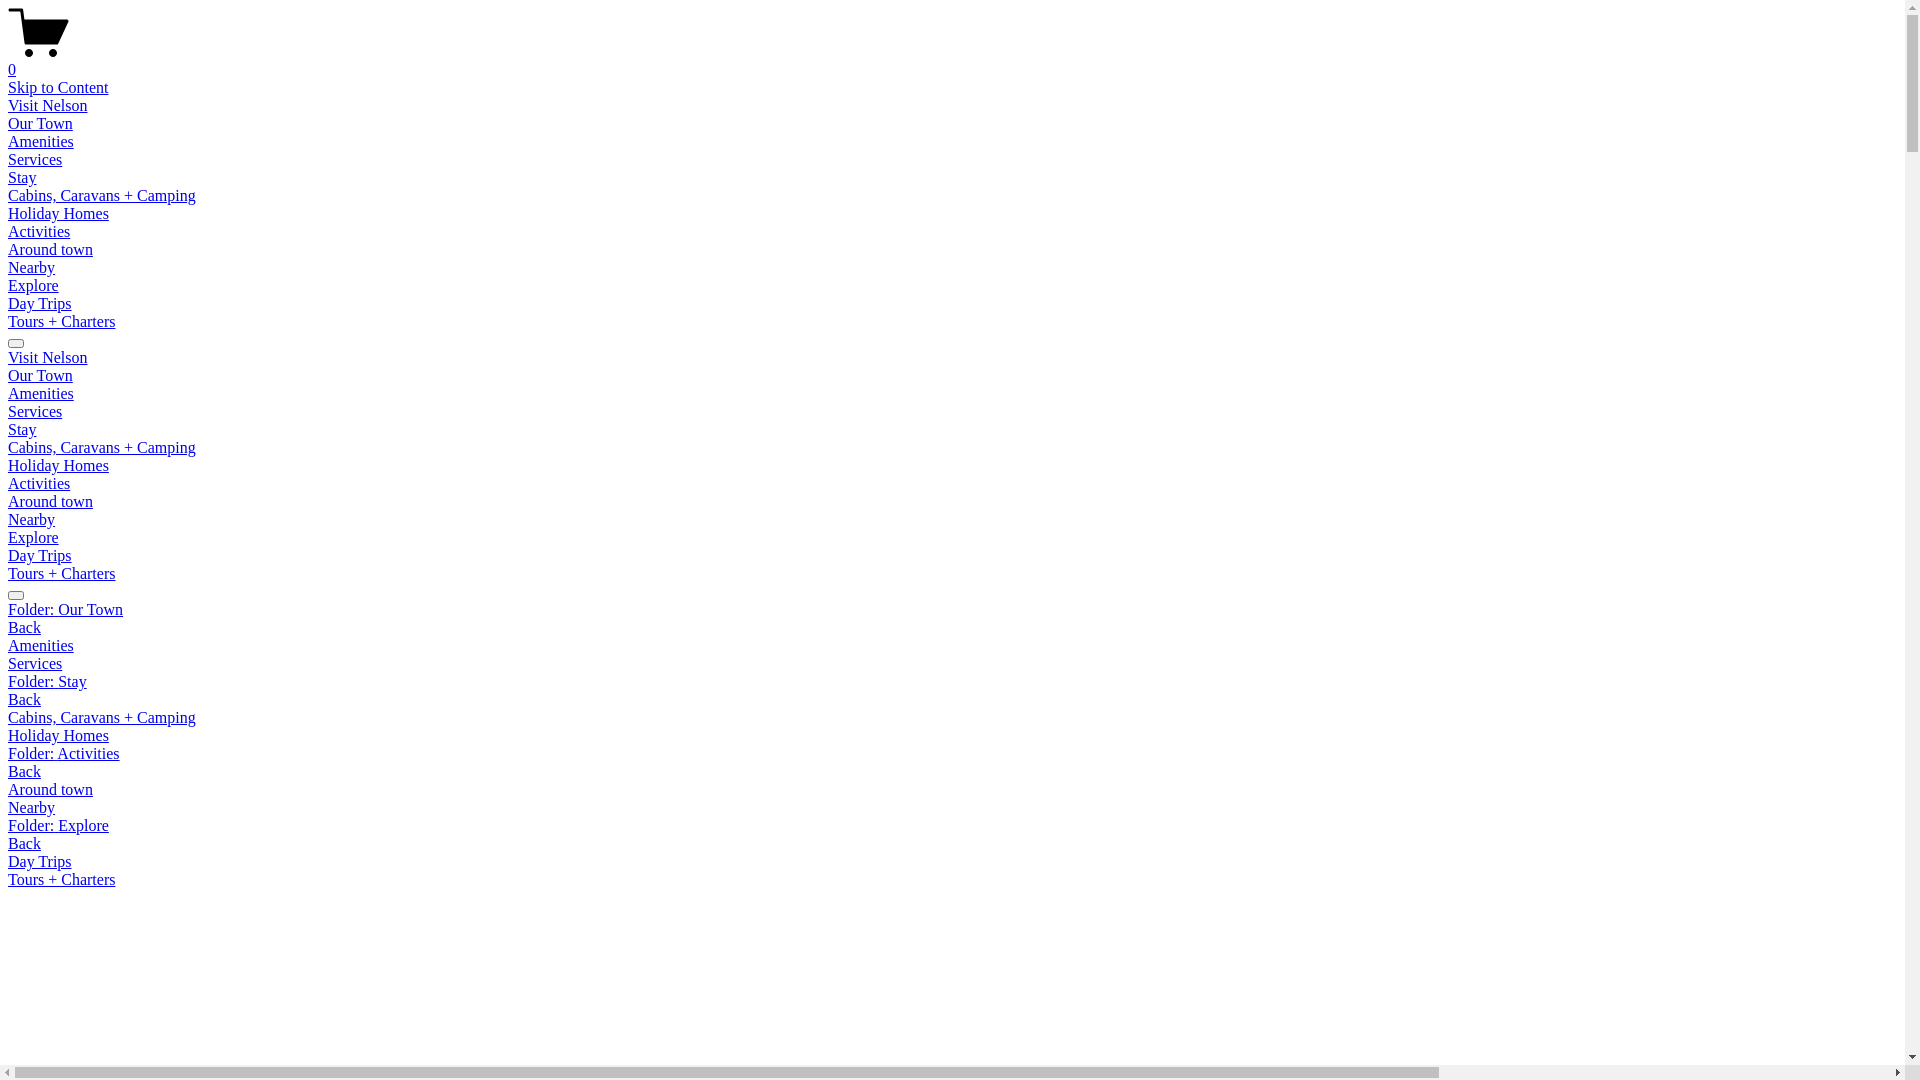 This screenshot has width=1920, height=1080. What do you see at coordinates (58, 465) in the screenshot?
I see `'Holiday Homes'` at bounding box center [58, 465].